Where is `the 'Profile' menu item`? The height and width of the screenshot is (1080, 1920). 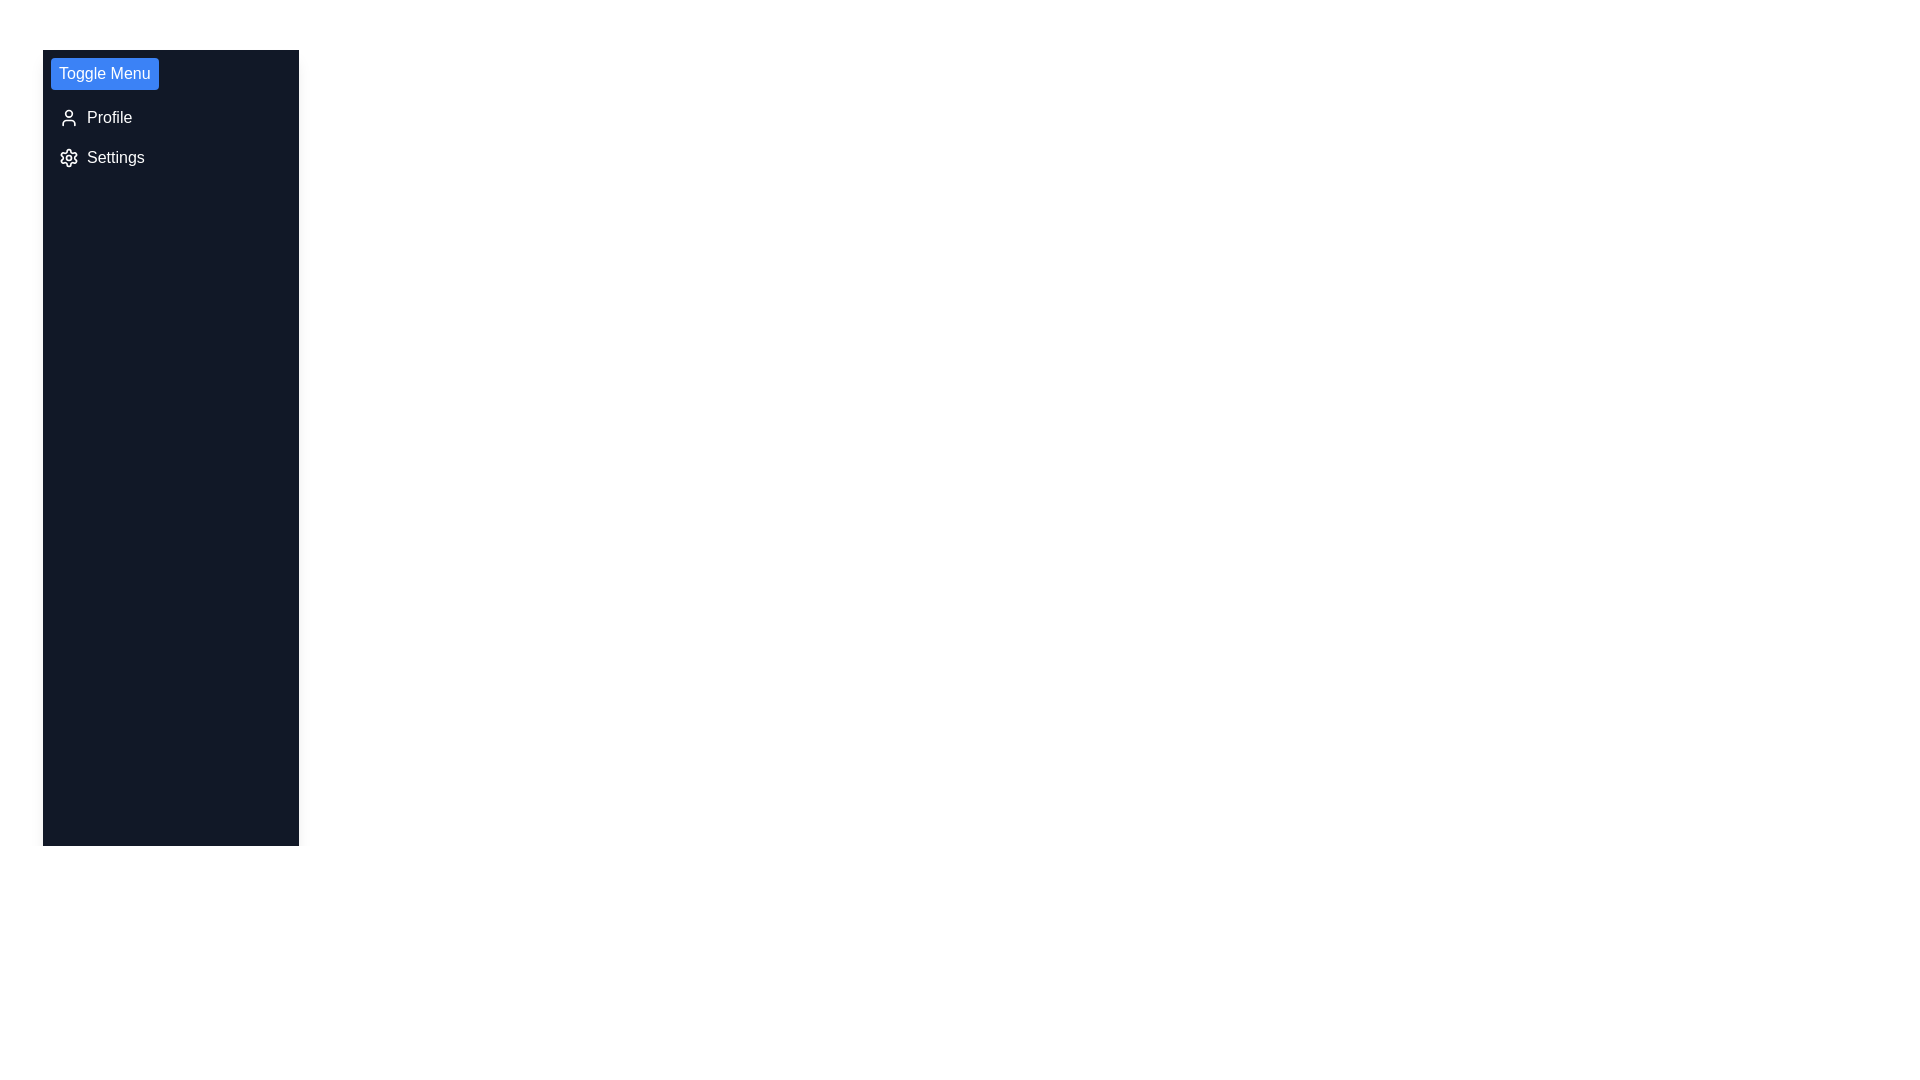 the 'Profile' menu item is located at coordinates (171, 118).